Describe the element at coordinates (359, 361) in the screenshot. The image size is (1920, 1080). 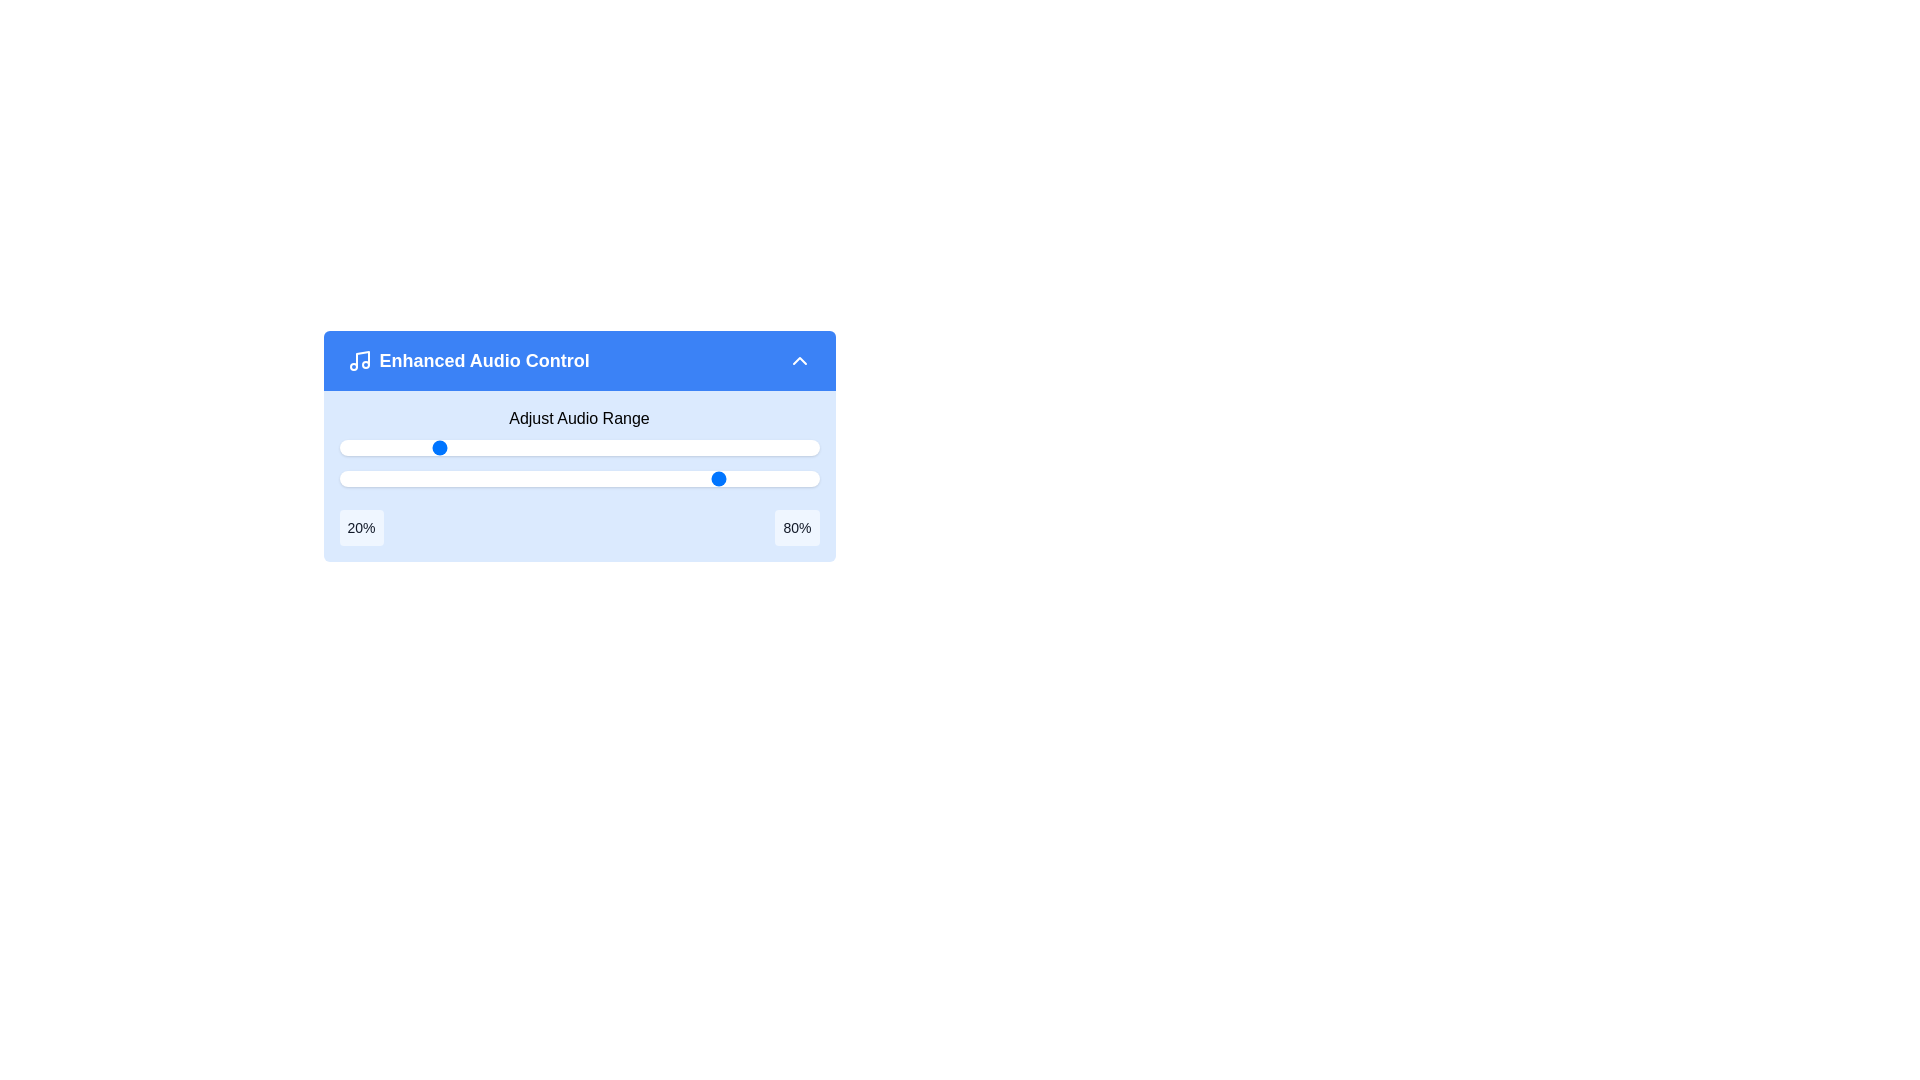
I see `the audio/music icon located in the top-left corner of the 'Enhanced Audio Control' interface, positioned immediately to the left of the text label` at that location.